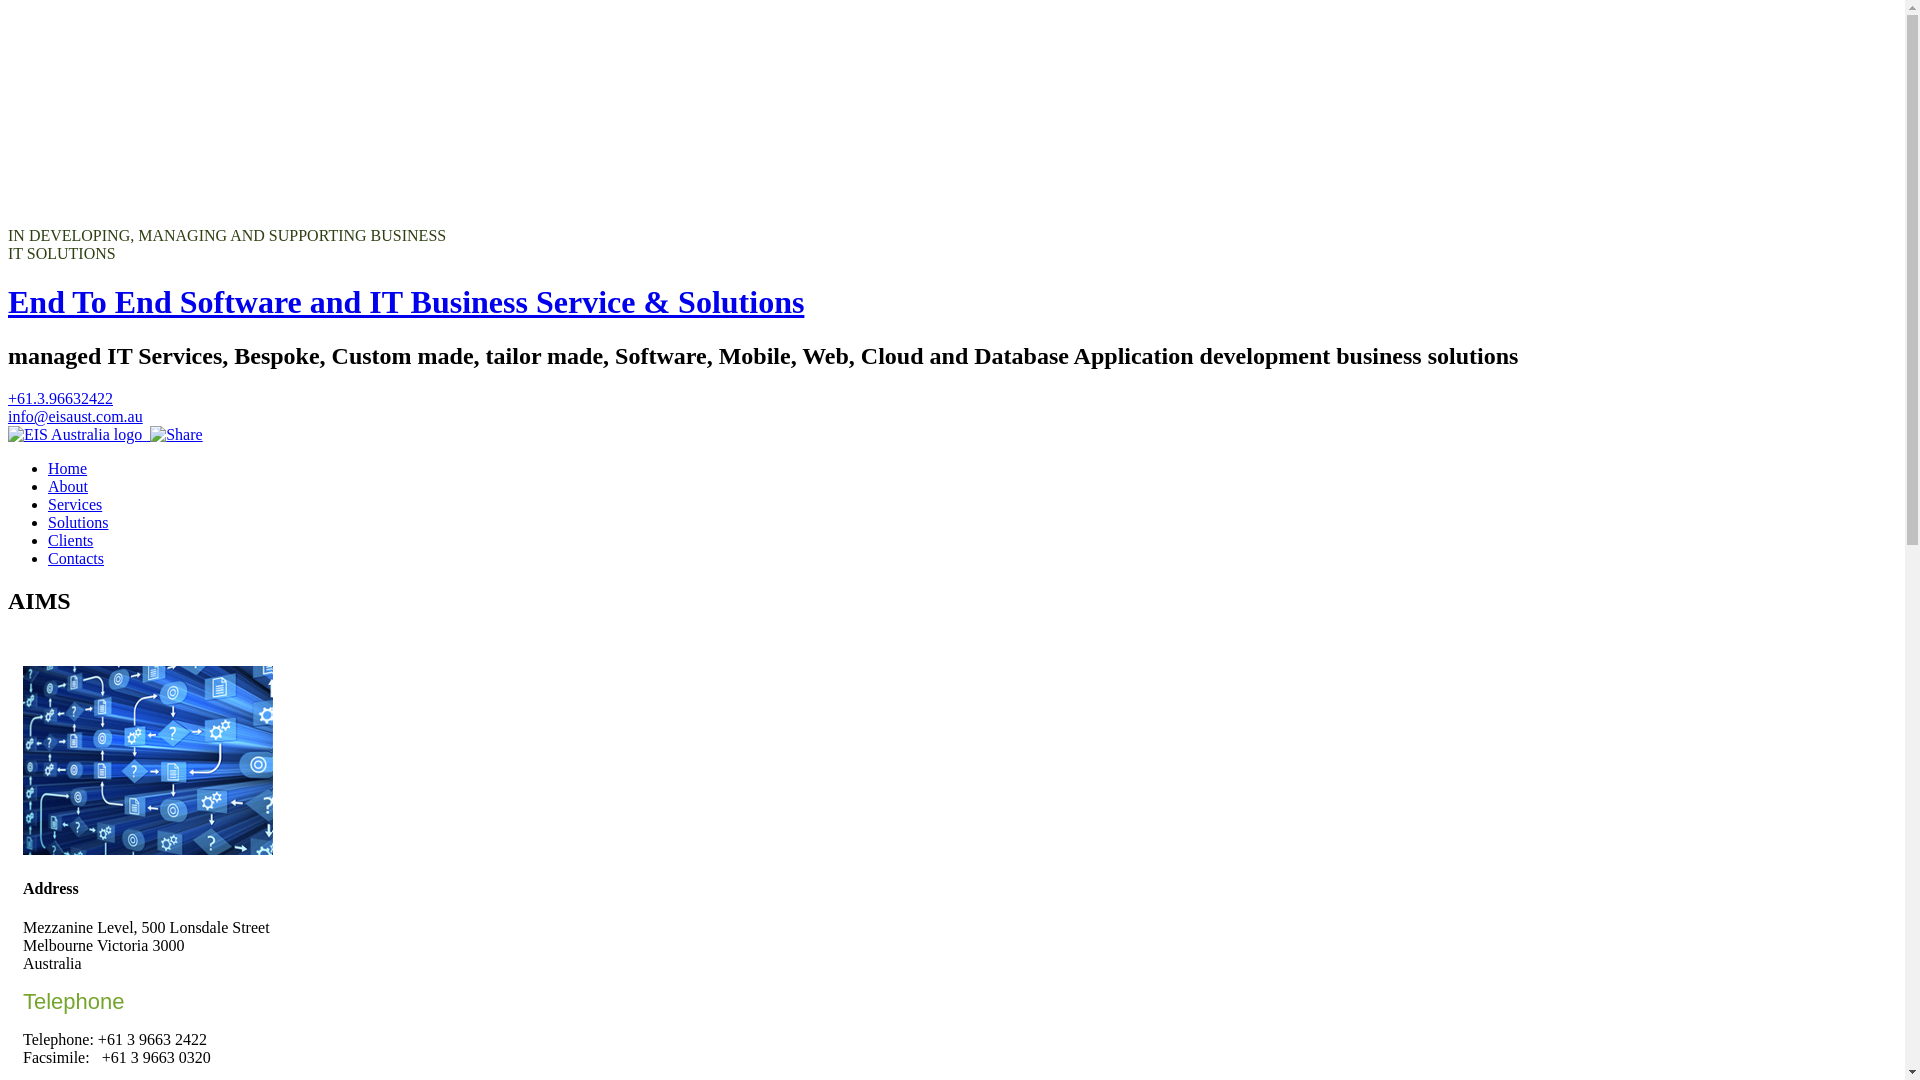 The width and height of the screenshot is (1920, 1080). What do you see at coordinates (48, 540) in the screenshot?
I see `'Clients'` at bounding box center [48, 540].